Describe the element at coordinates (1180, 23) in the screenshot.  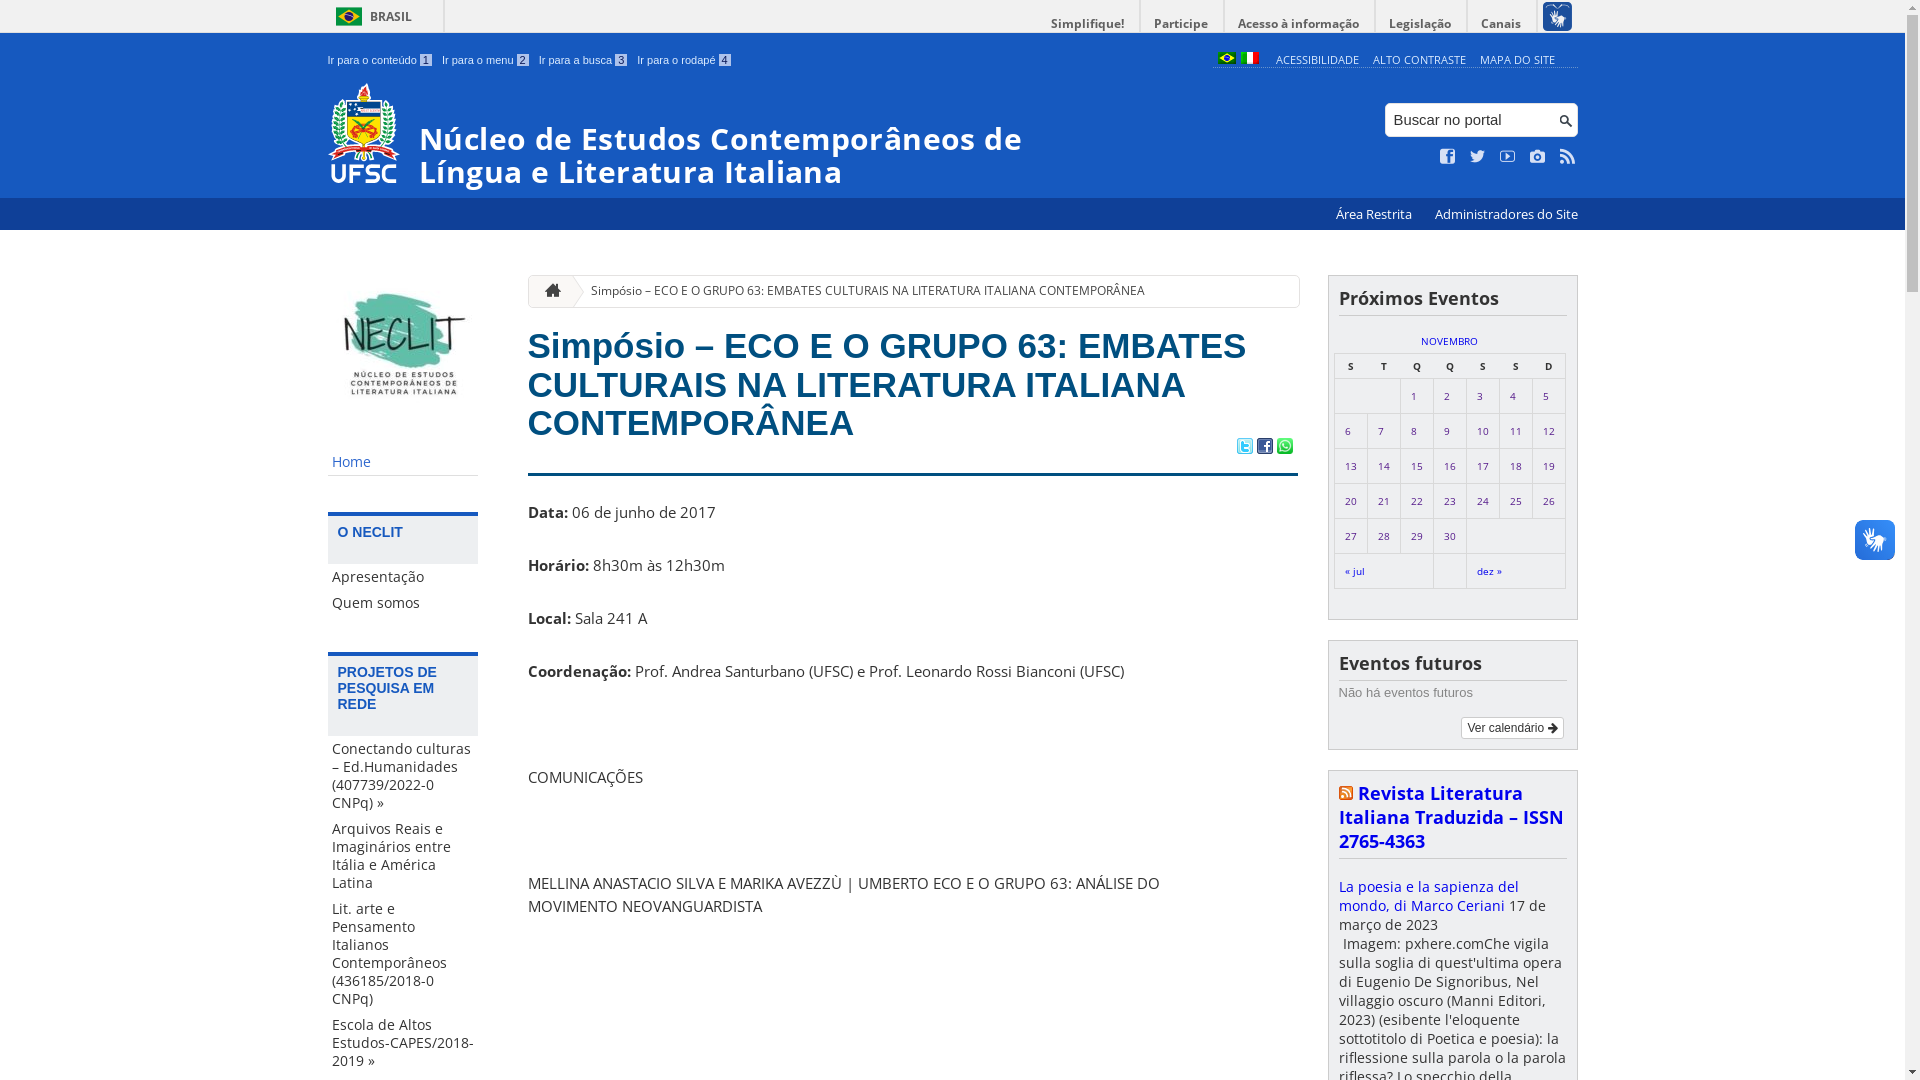
I see `'Participe'` at that location.